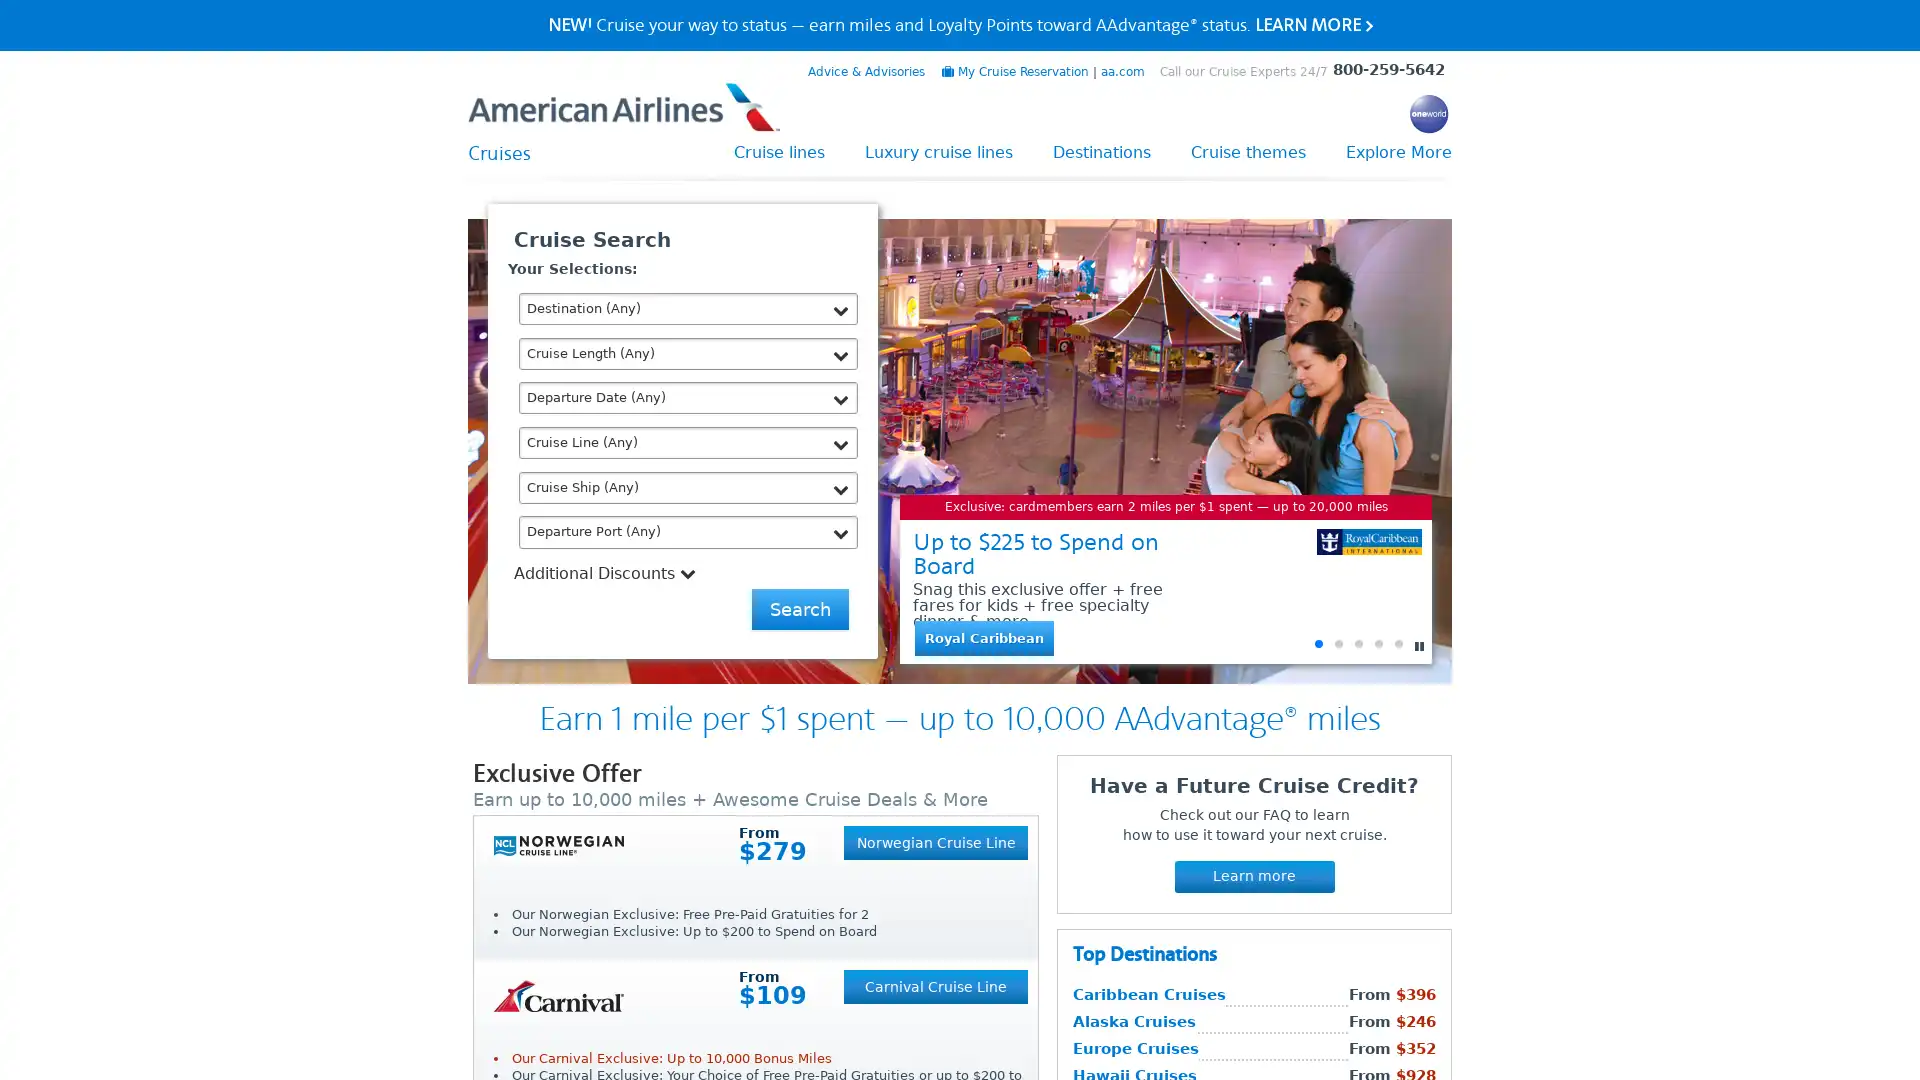 Image resolution: width=1920 pixels, height=1080 pixels. I want to click on Destinations, so click(1101, 150).